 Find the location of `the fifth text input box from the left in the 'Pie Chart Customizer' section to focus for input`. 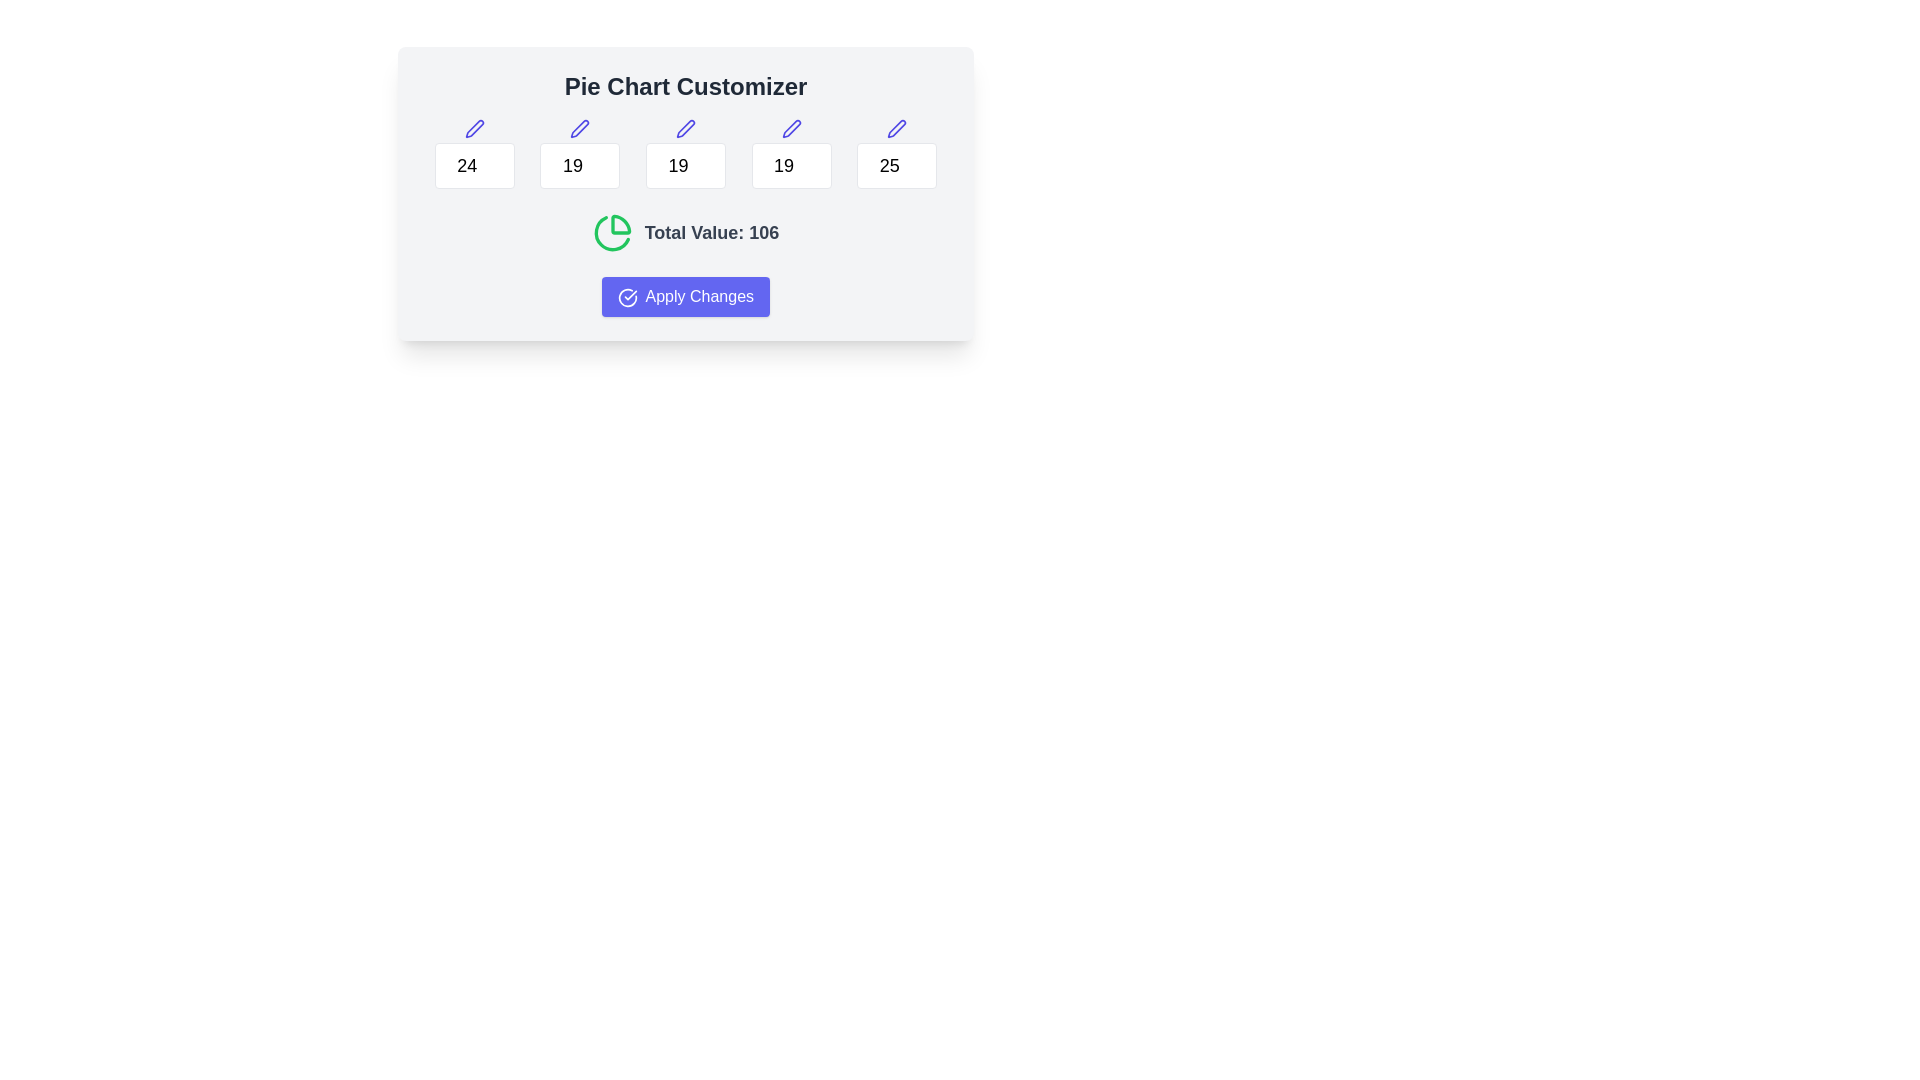

the fifth text input box from the left in the 'Pie Chart Customizer' section to focus for input is located at coordinates (896, 153).